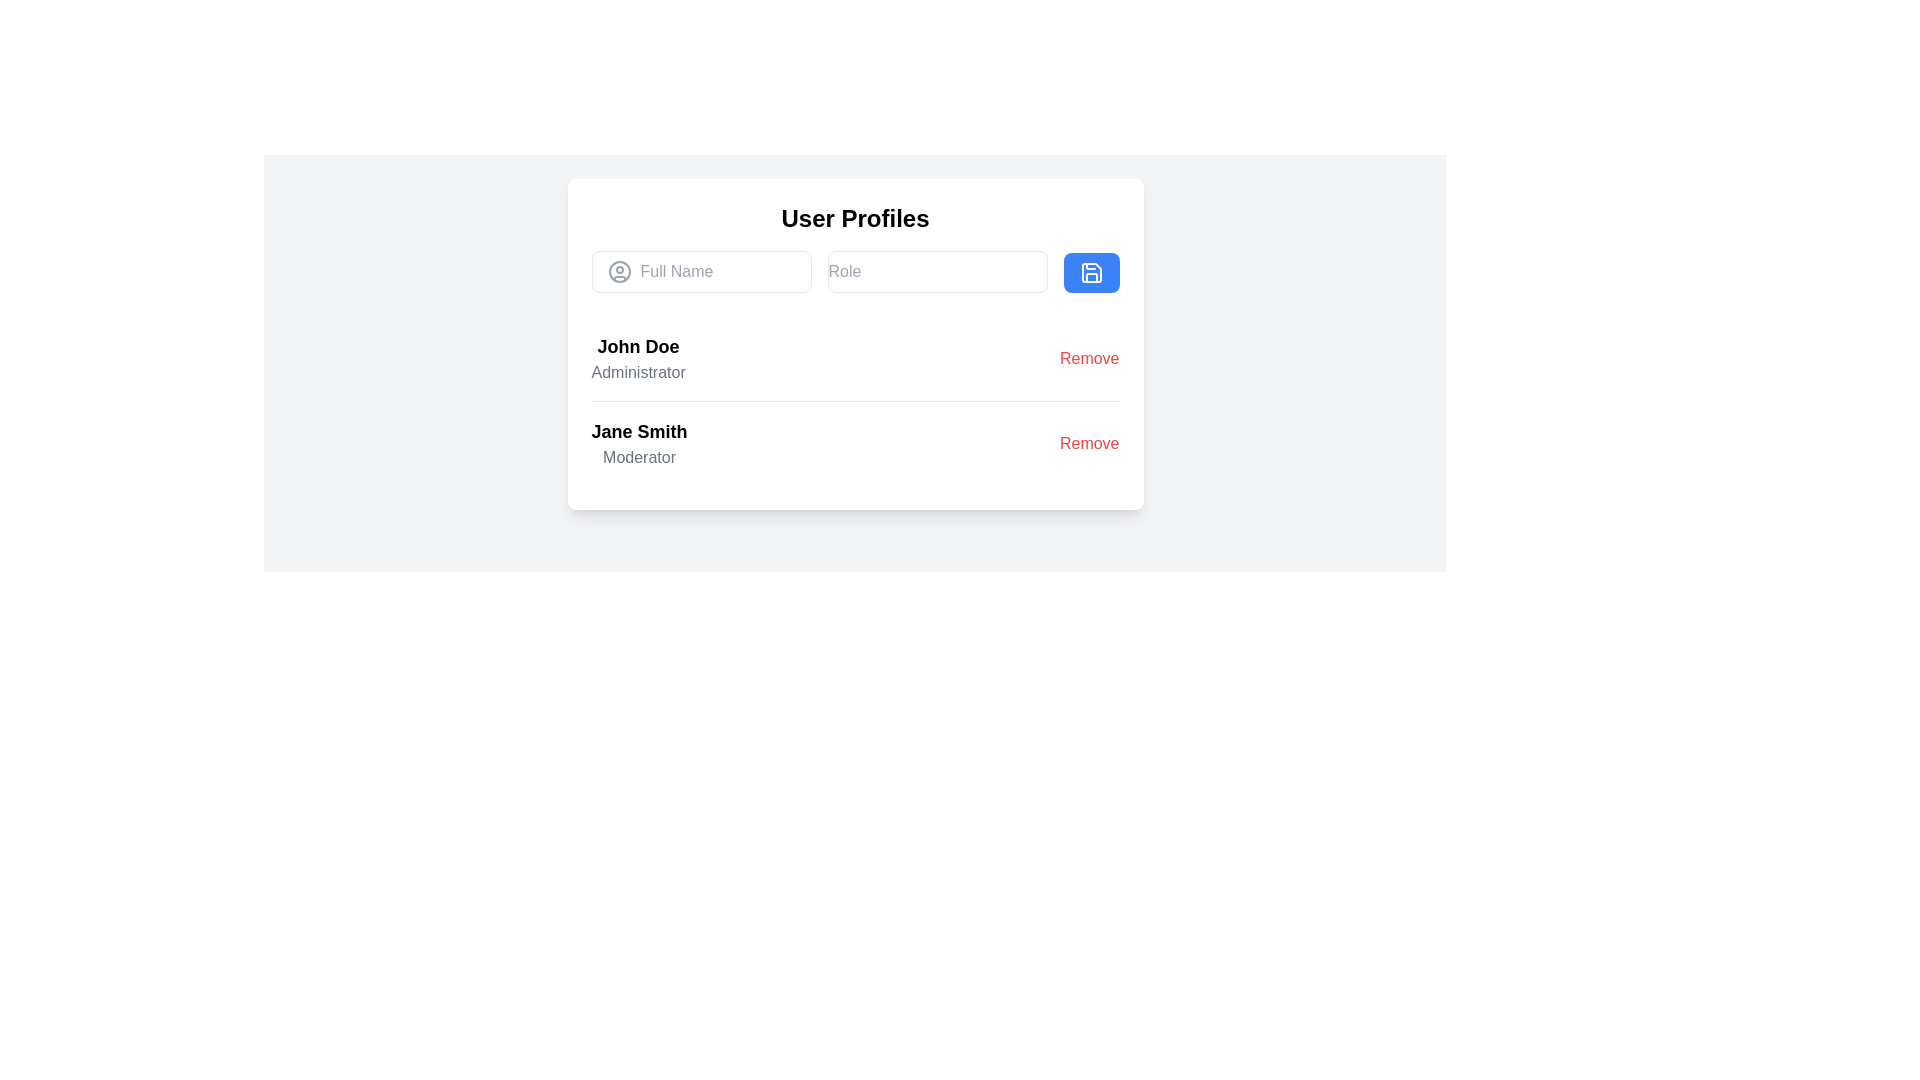 The image size is (1920, 1080). Describe the element at coordinates (618, 272) in the screenshot. I see `the outermost Circle SVG element of the user profile icon, located to the left of the 'Full Name' text input field` at that location.